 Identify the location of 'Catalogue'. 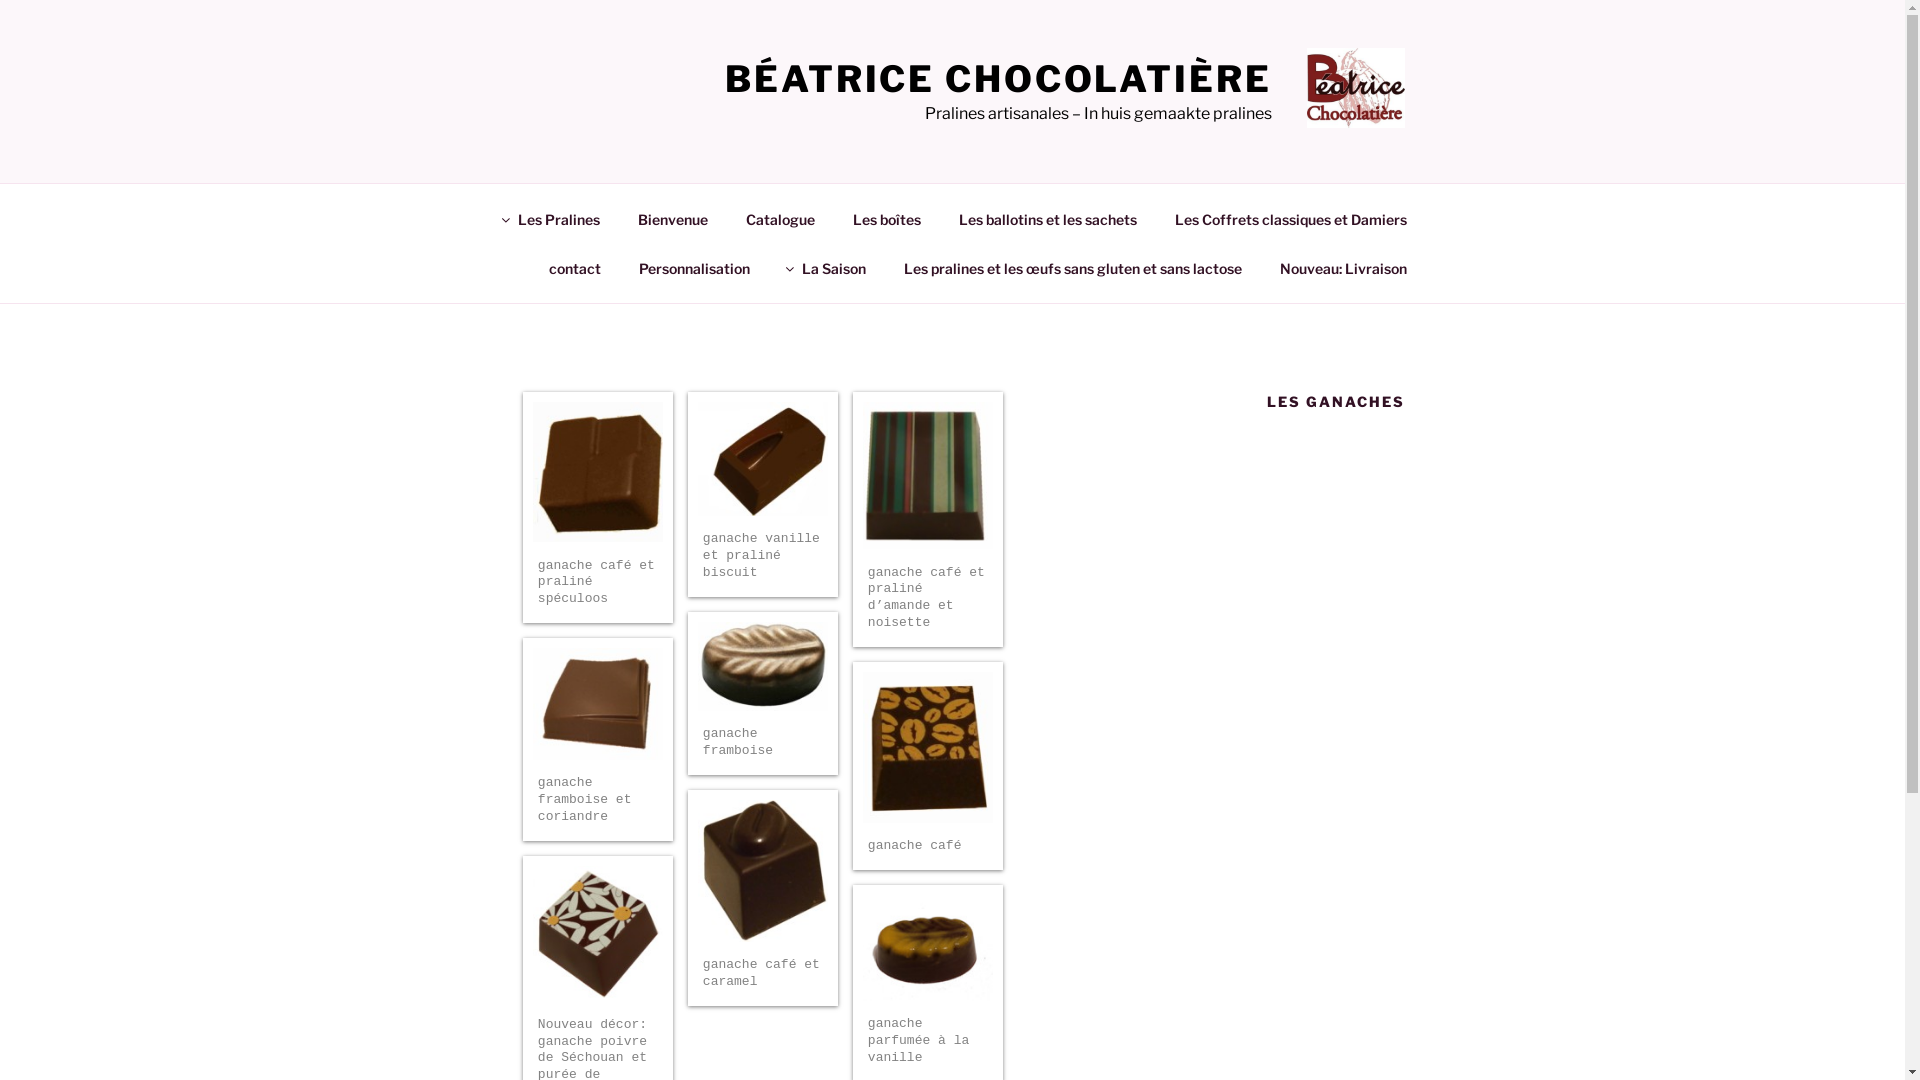
(778, 218).